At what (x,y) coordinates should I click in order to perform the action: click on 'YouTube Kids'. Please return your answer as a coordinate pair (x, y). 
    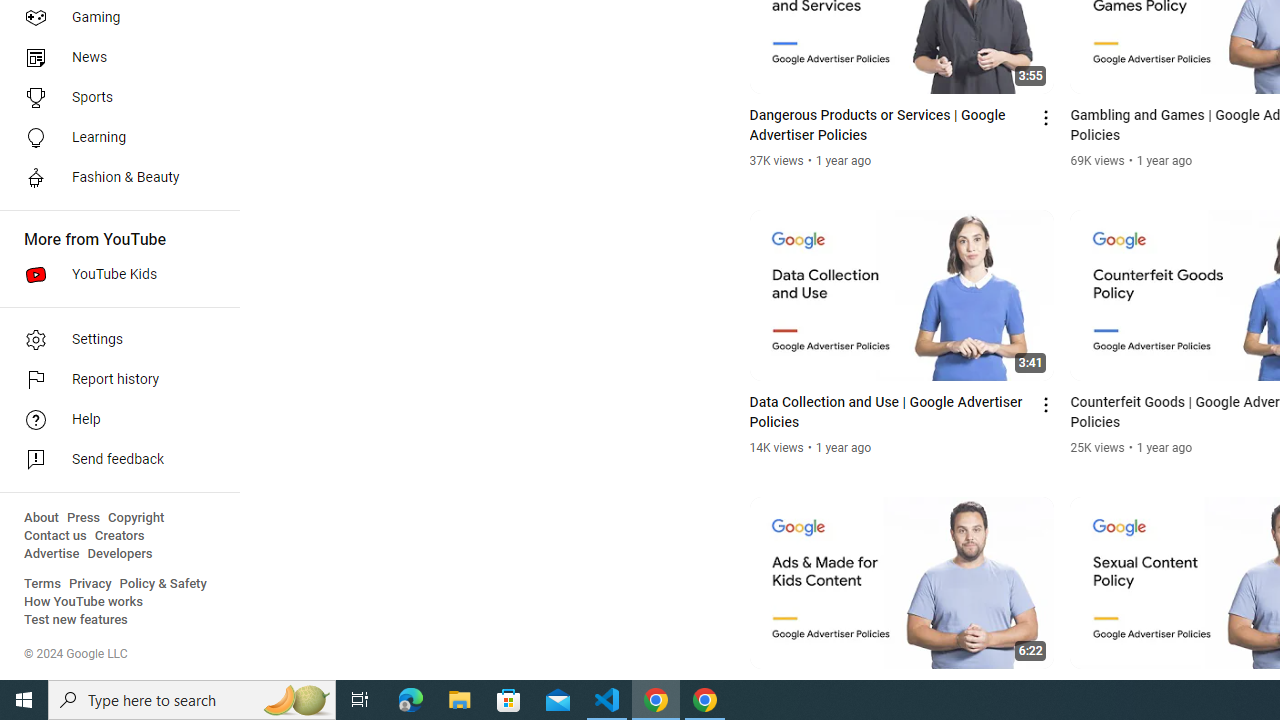
    Looking at the image, I should click on (112, 275).